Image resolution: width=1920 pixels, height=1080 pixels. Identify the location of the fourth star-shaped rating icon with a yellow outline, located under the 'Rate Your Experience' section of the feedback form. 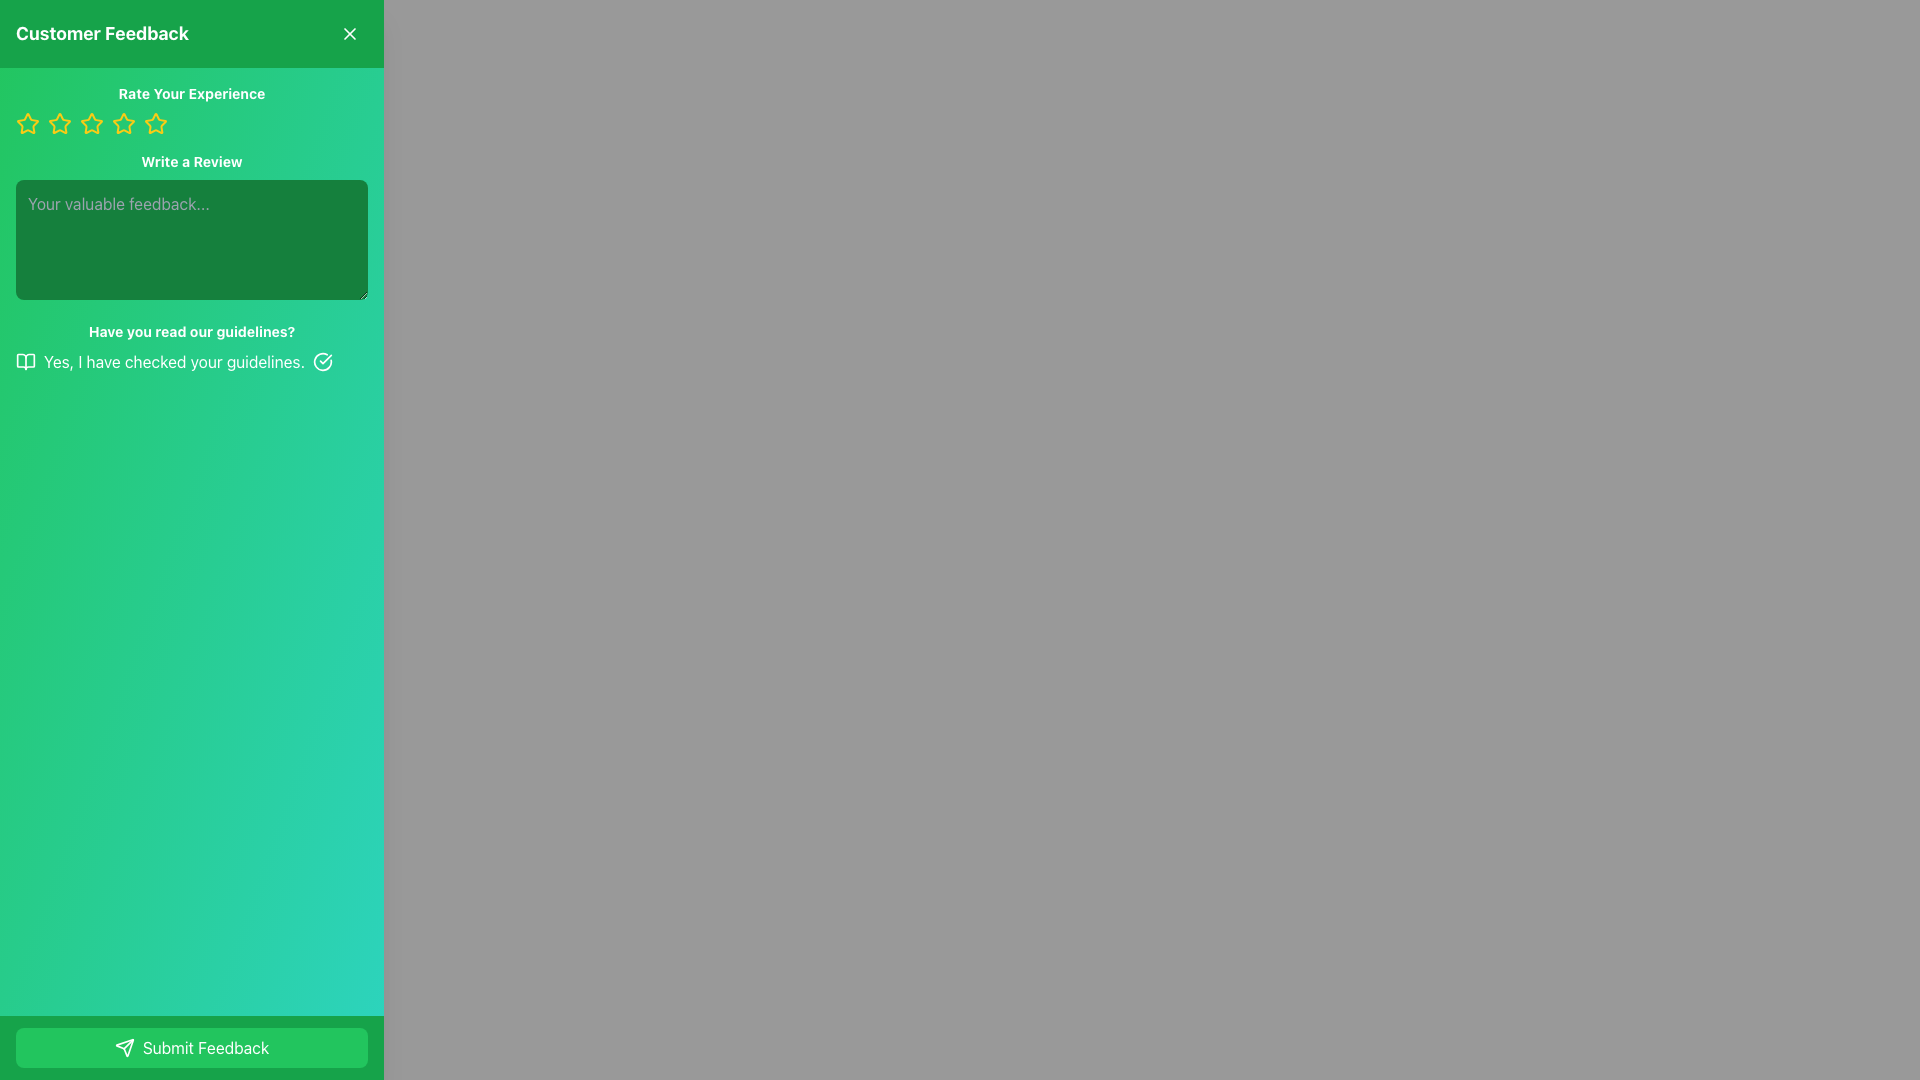
(90, 123).